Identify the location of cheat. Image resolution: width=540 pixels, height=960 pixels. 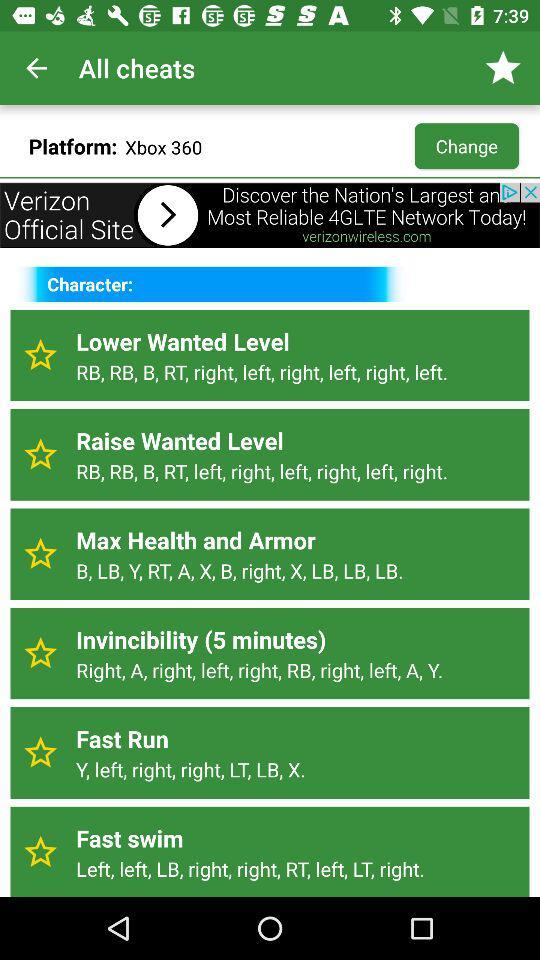
(40, 454).